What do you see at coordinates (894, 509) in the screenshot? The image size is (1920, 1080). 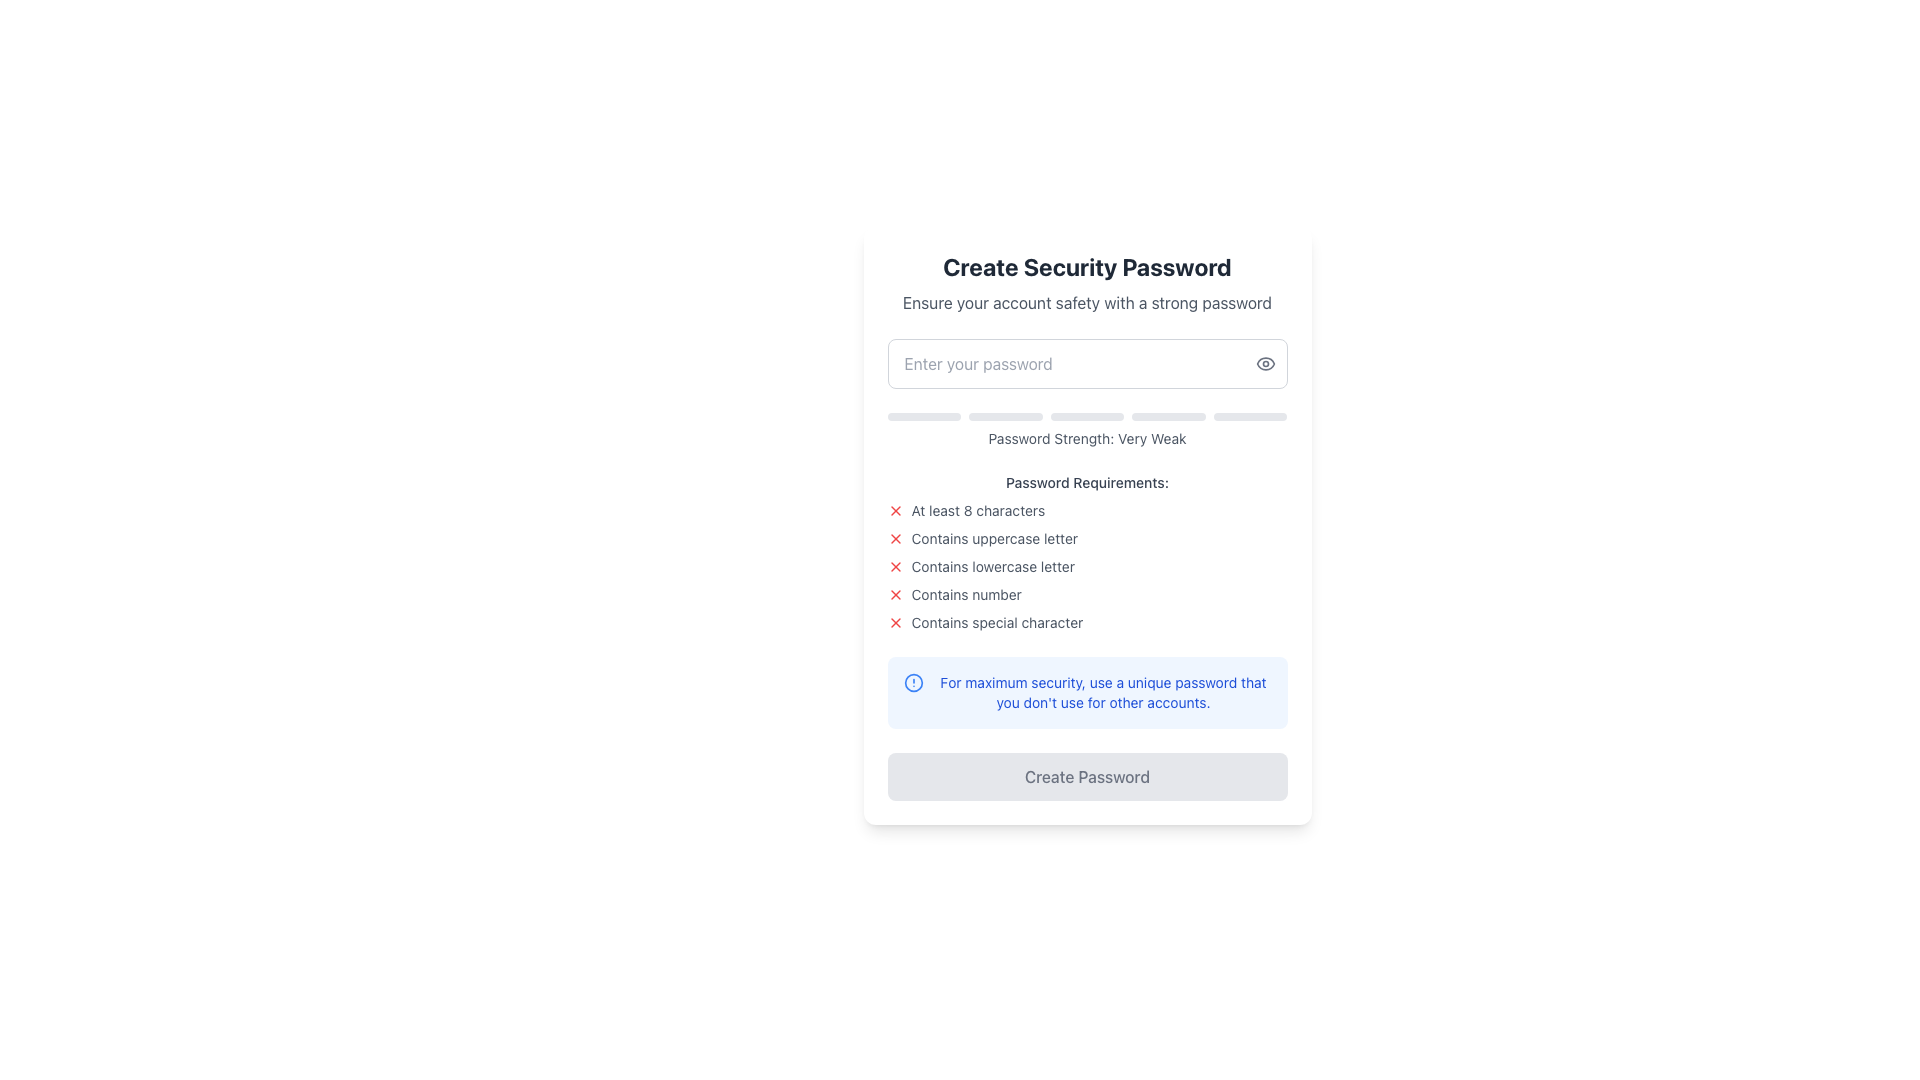 I see `the status of the password requirement indicator icon that shows the unmet condition for 'At least 8 characters'` at bounding box center [894, 509].